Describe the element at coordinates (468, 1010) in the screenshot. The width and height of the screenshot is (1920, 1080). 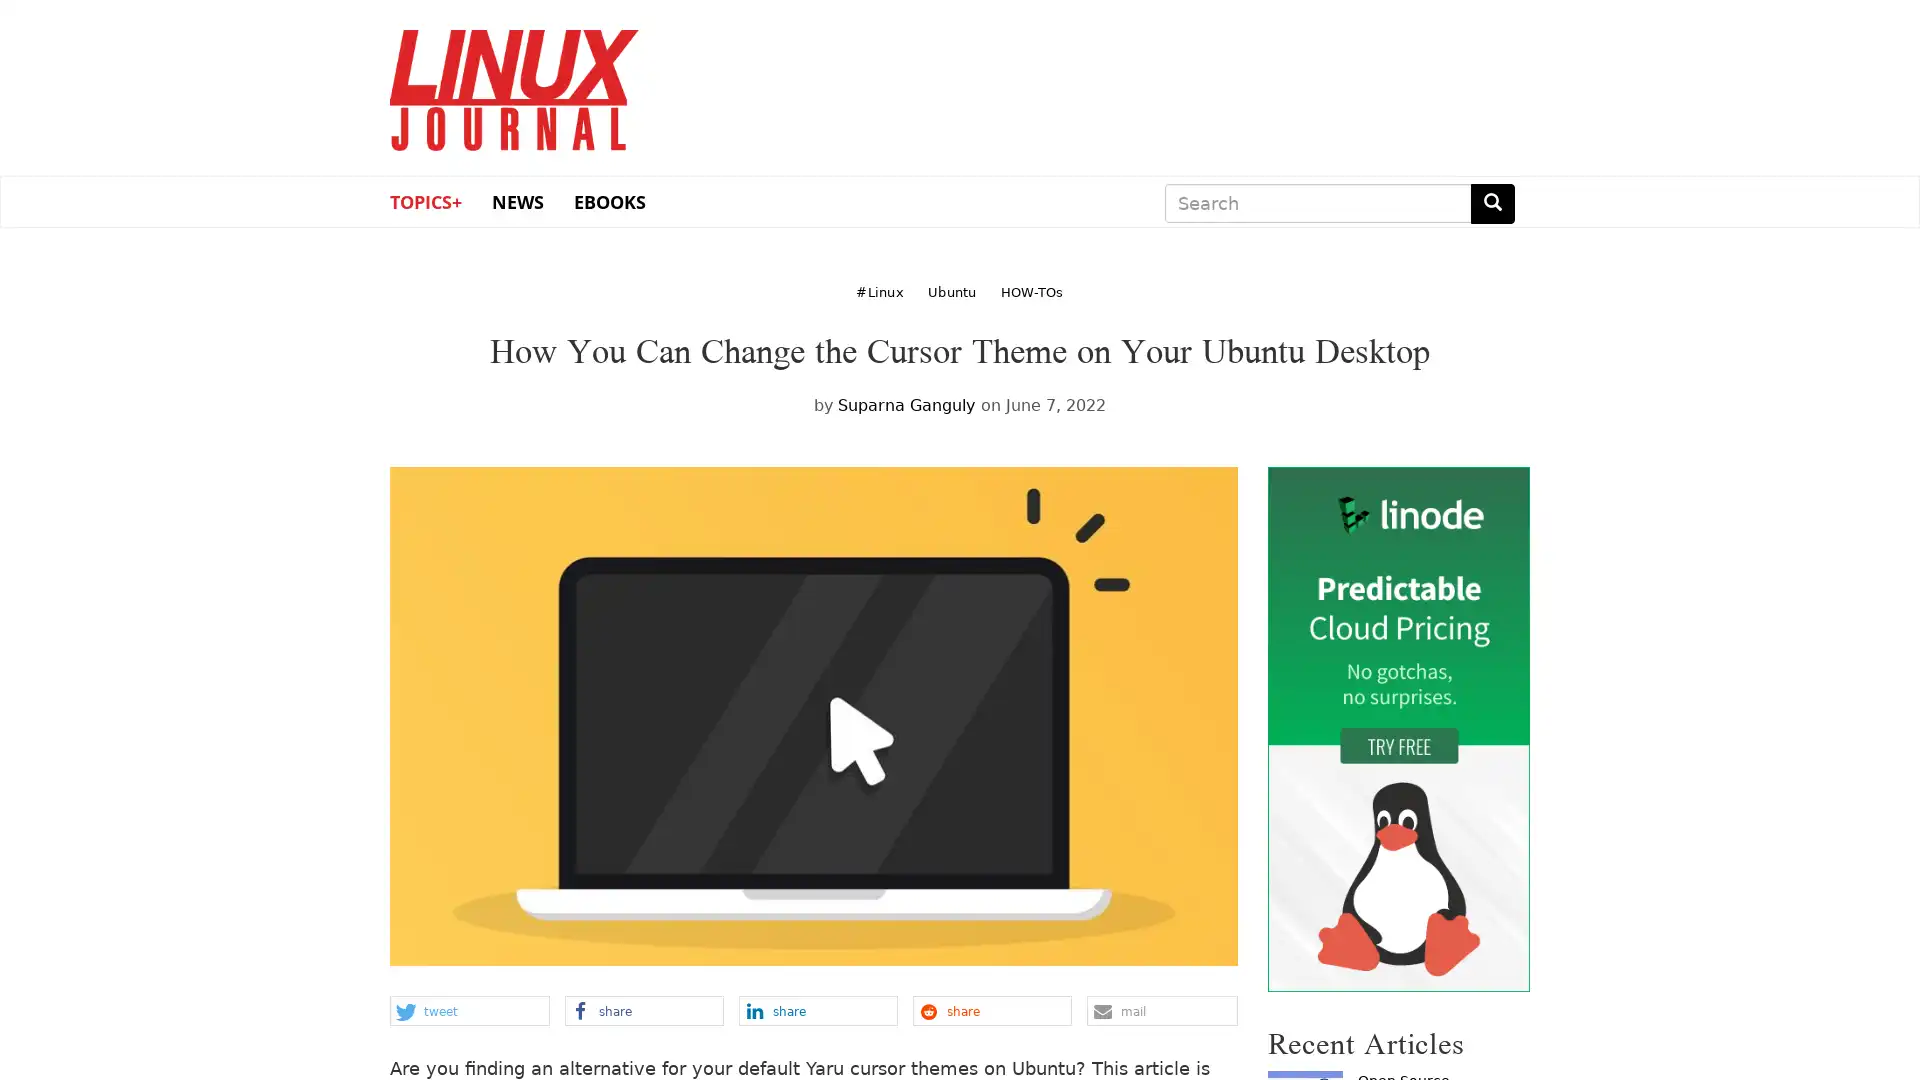
I see `Share on Twitter` at that location.